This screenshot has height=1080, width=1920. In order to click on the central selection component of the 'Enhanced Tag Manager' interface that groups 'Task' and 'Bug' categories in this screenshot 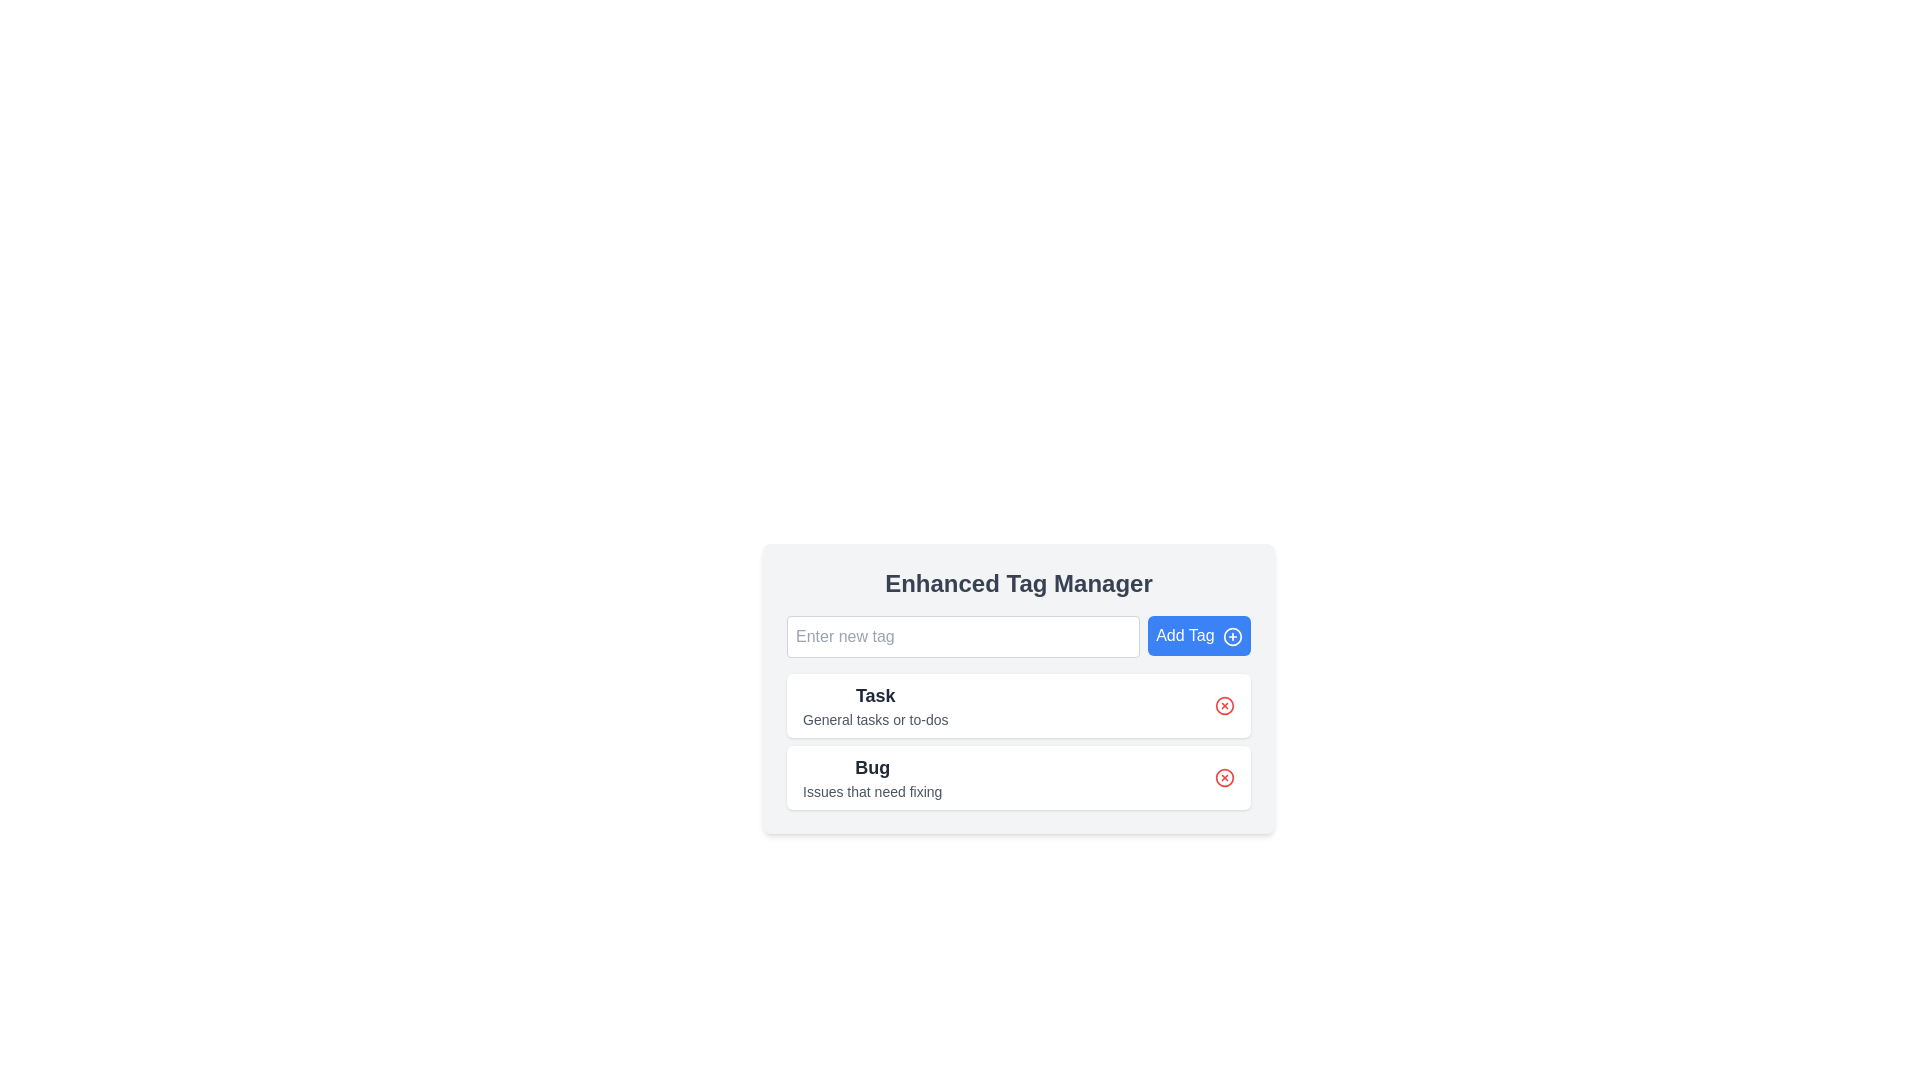, I will do `click(1018, 741)`.